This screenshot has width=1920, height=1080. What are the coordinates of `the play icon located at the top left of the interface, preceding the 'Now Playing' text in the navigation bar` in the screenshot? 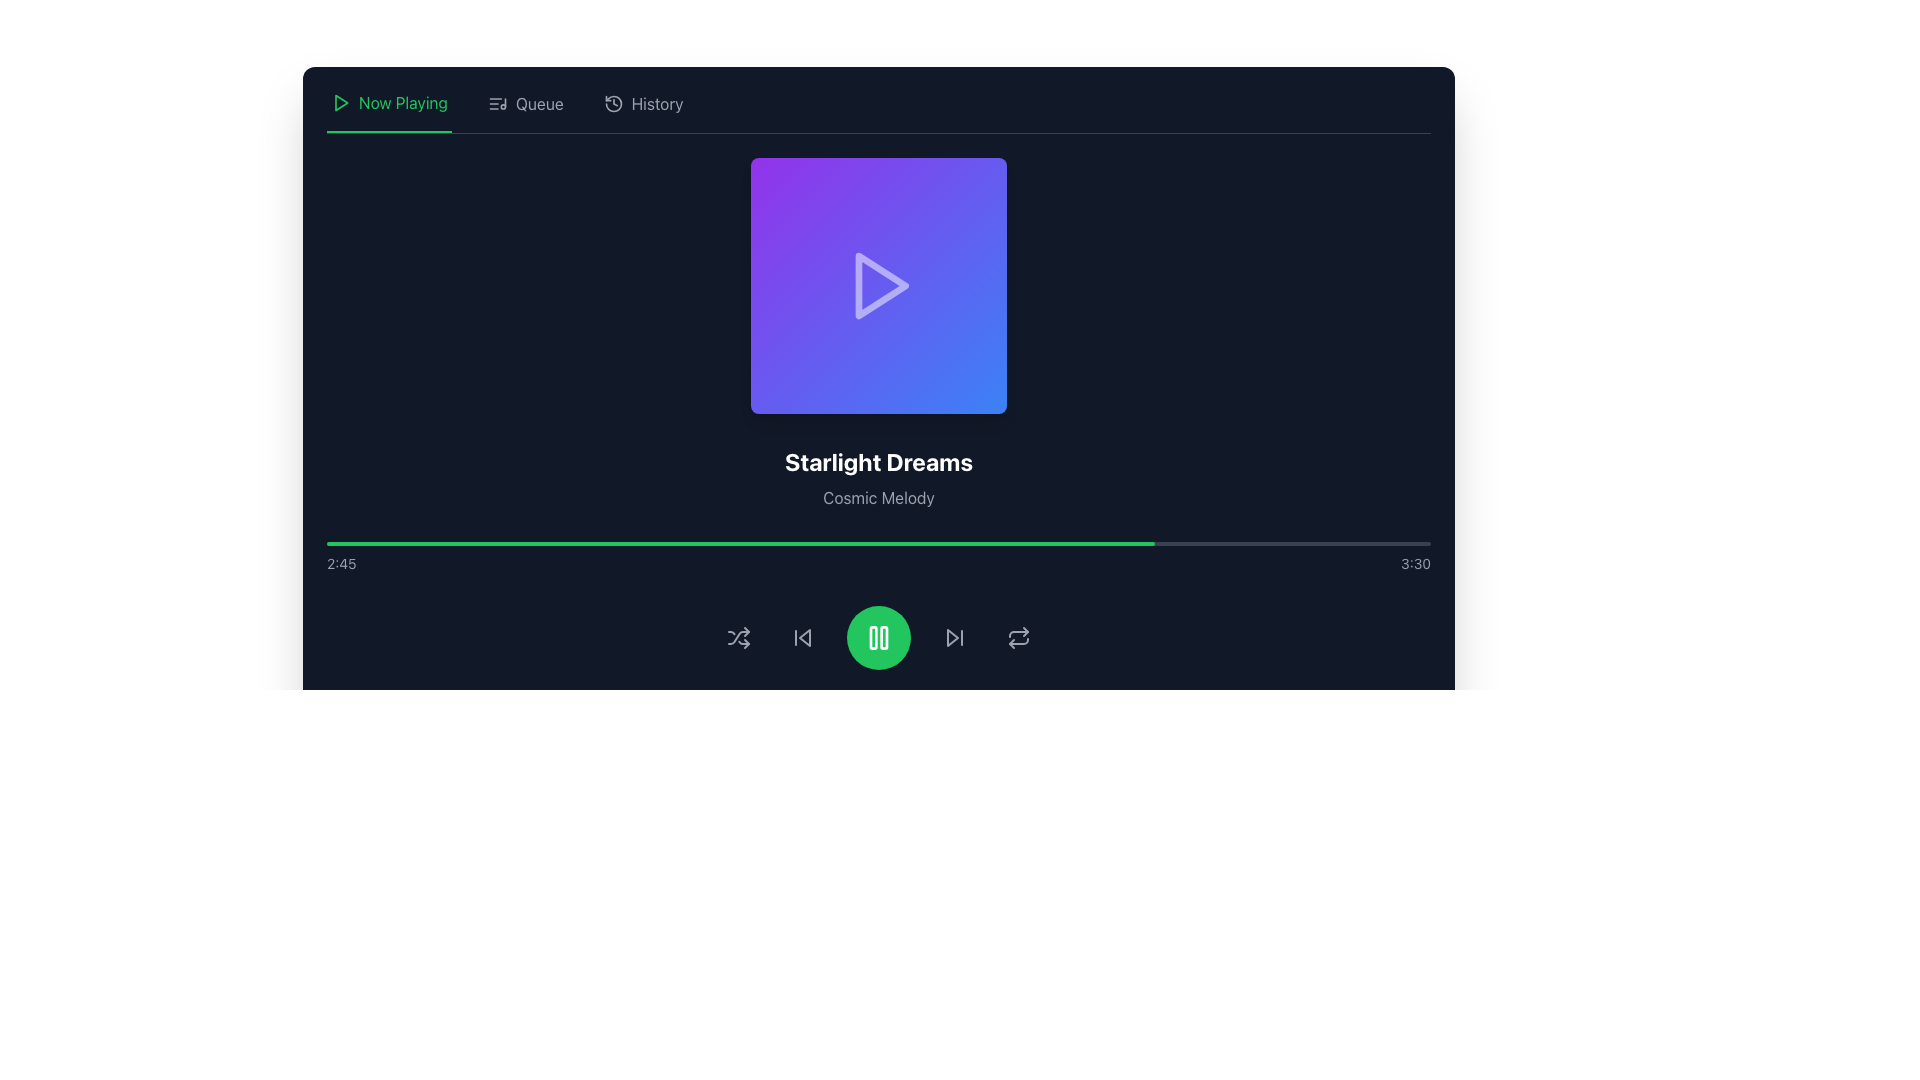 It's located at (340, 103).